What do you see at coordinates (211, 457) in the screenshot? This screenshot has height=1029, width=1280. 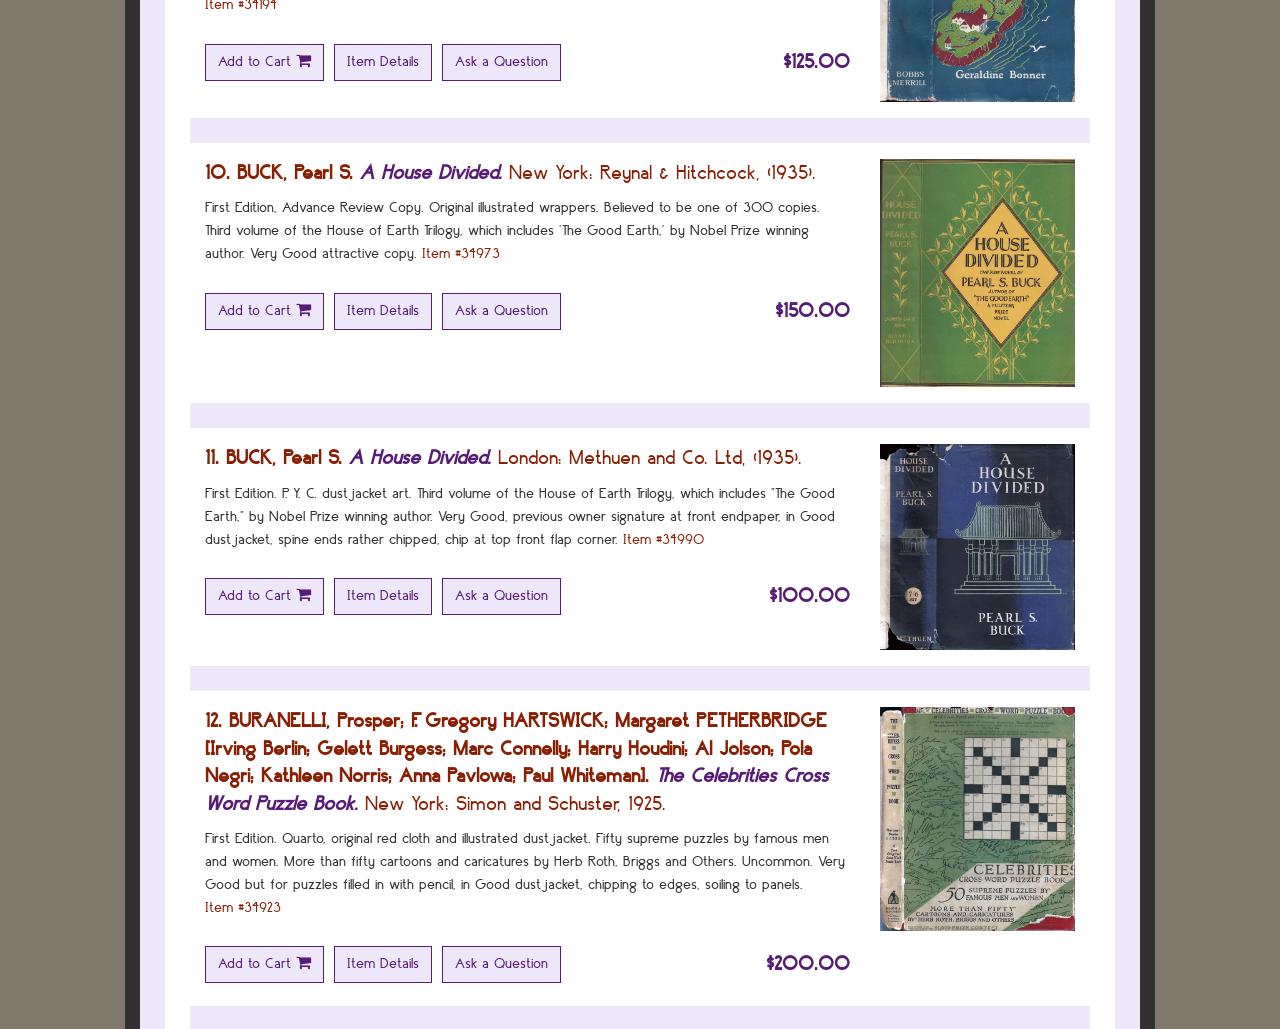 I see `'11.'` at bounding box center [211, 457].